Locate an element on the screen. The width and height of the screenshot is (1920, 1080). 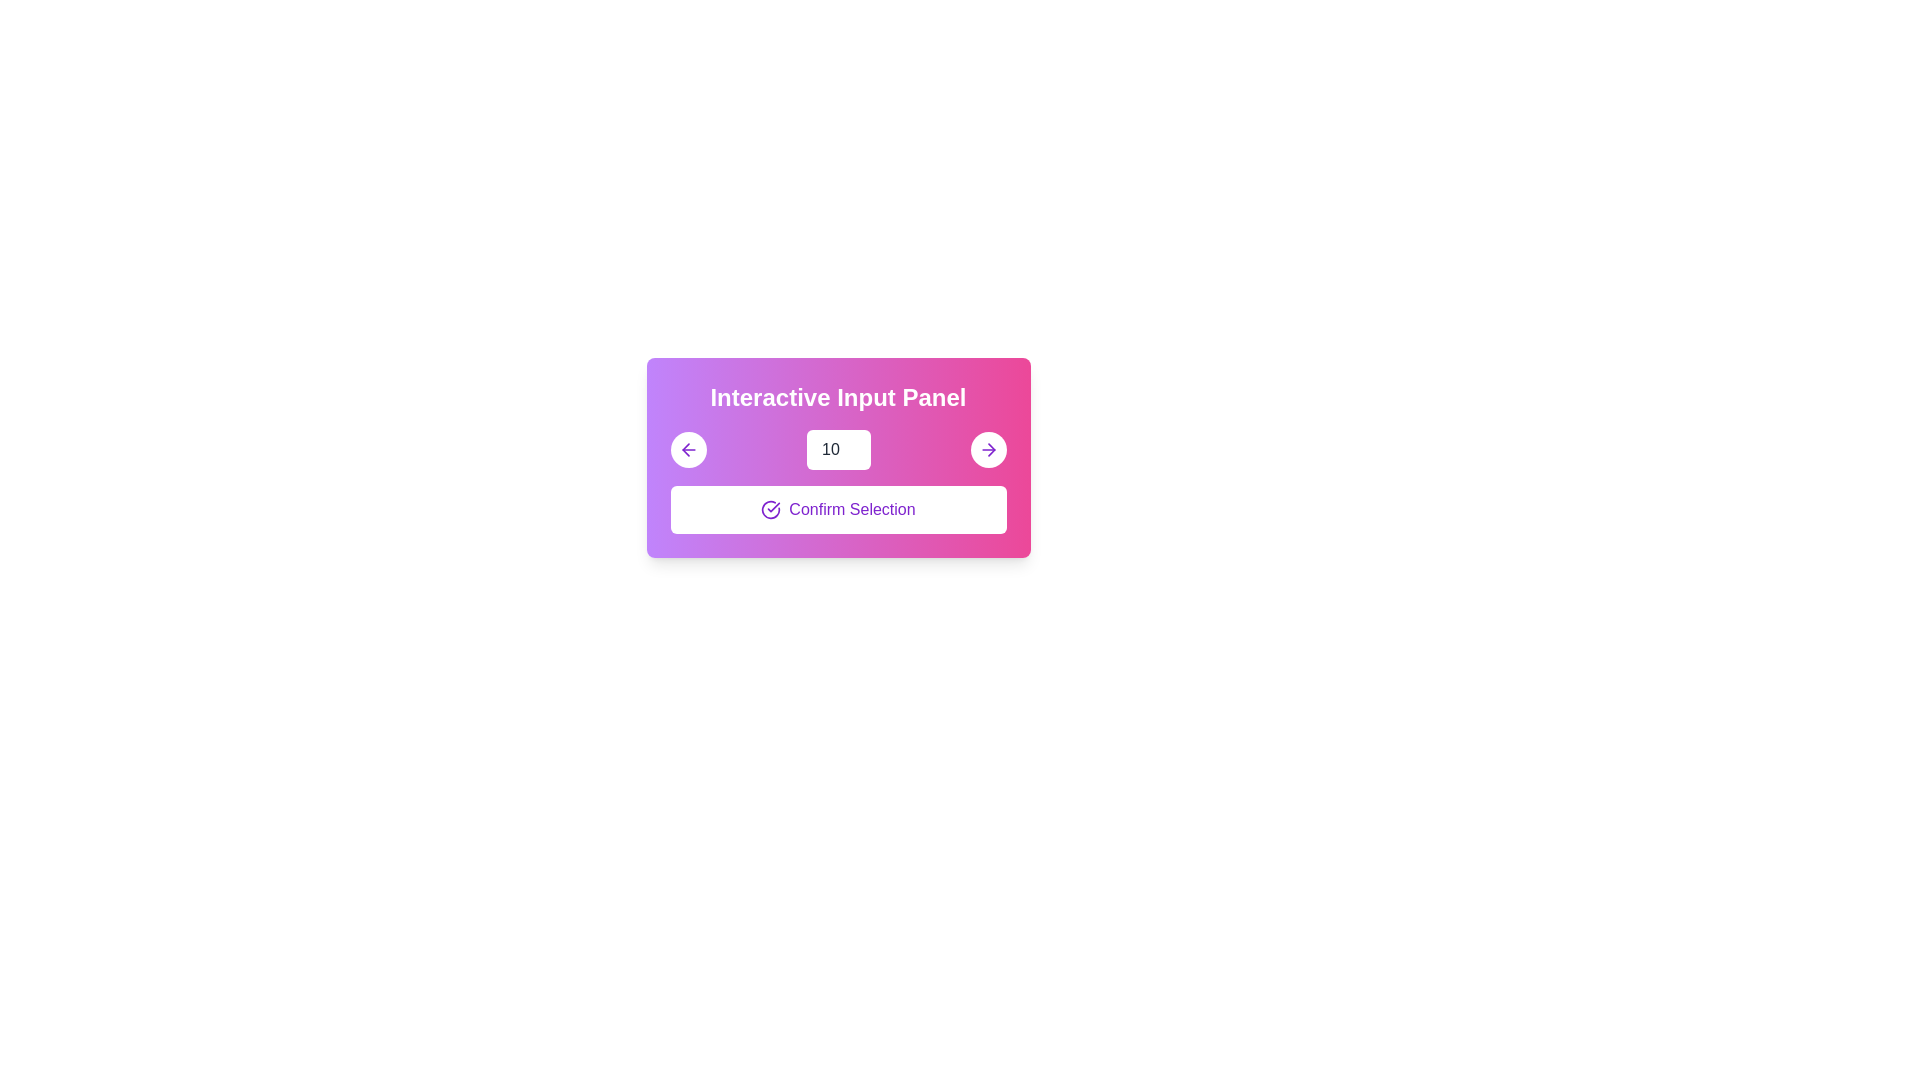
the circular purple icon with a check mark inside, located to the left of the 'Confirm Selection' button is located at coordinates (770, 508).